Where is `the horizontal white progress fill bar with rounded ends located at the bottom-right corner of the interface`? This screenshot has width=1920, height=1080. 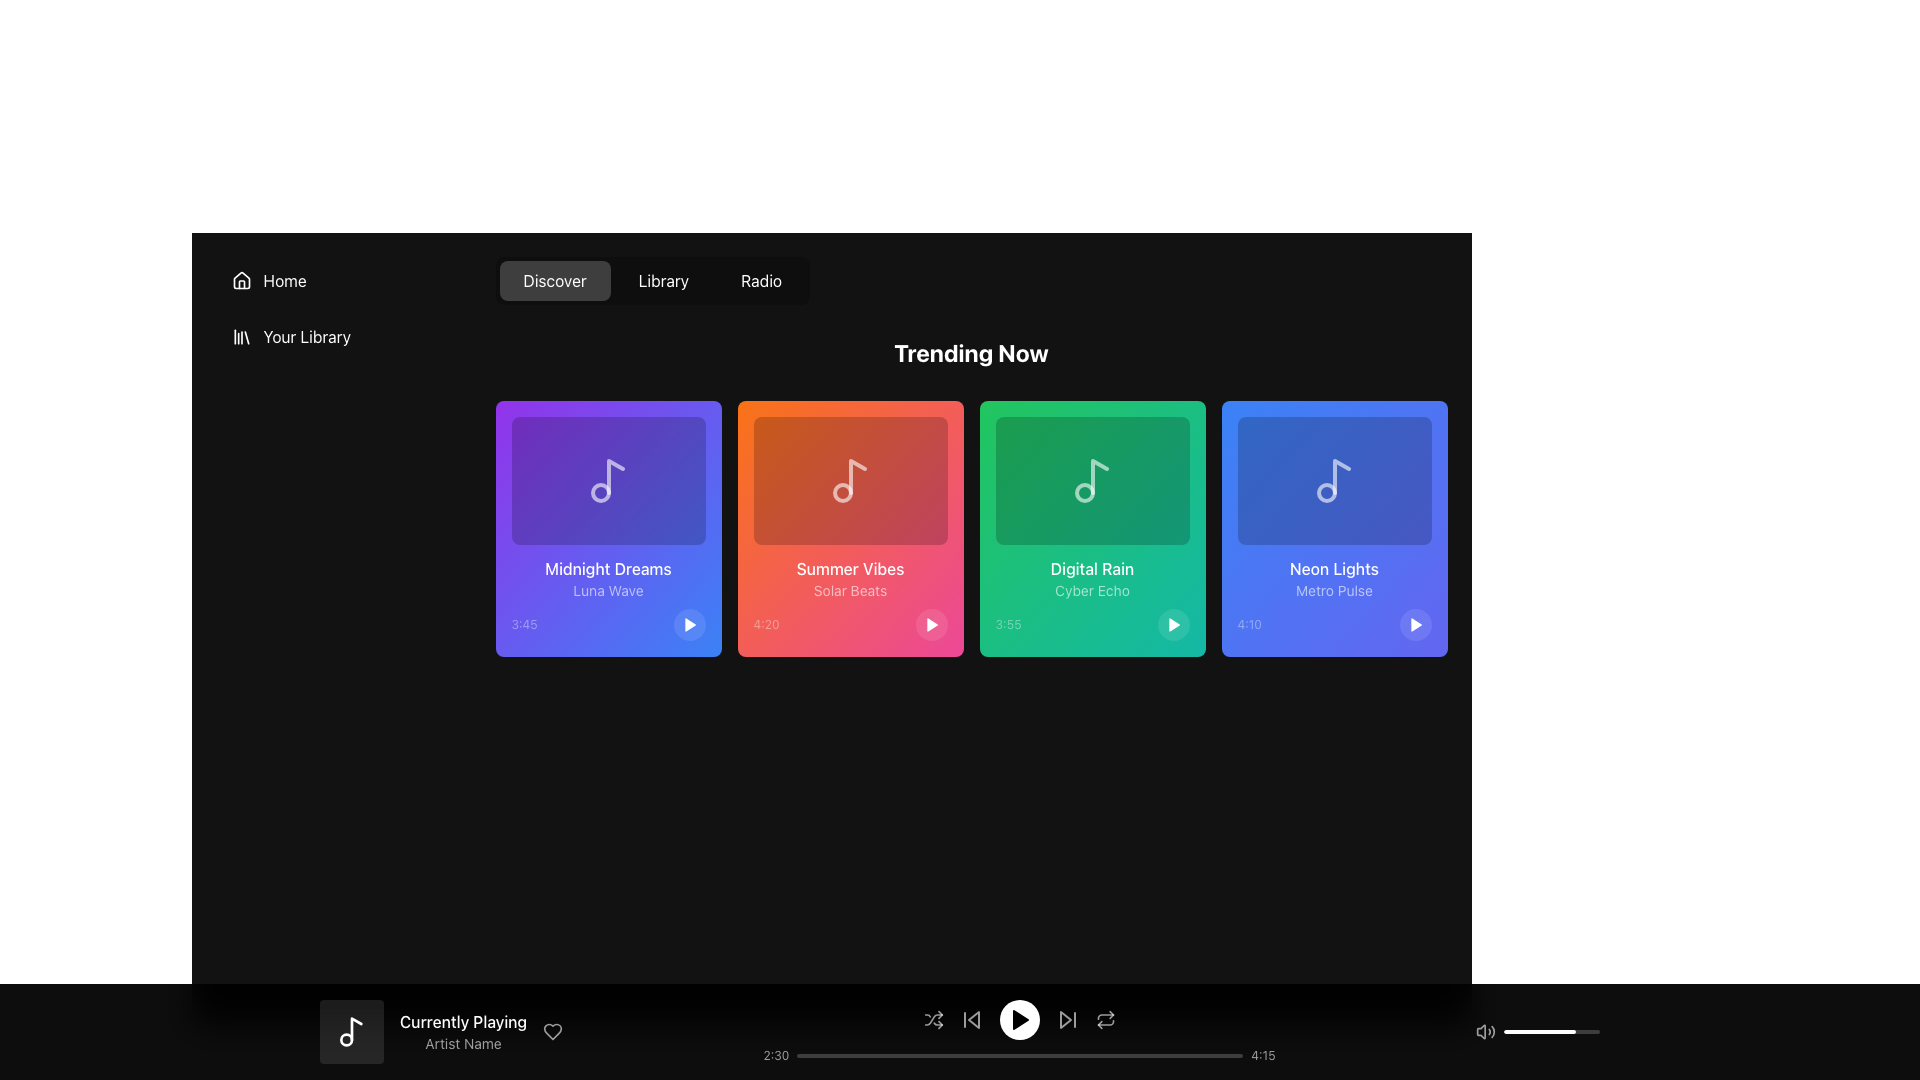
the horizontal white progress fill bar with rounded ends located at the bottom-right corner of the interface is located at coordinates (1539, 1032).